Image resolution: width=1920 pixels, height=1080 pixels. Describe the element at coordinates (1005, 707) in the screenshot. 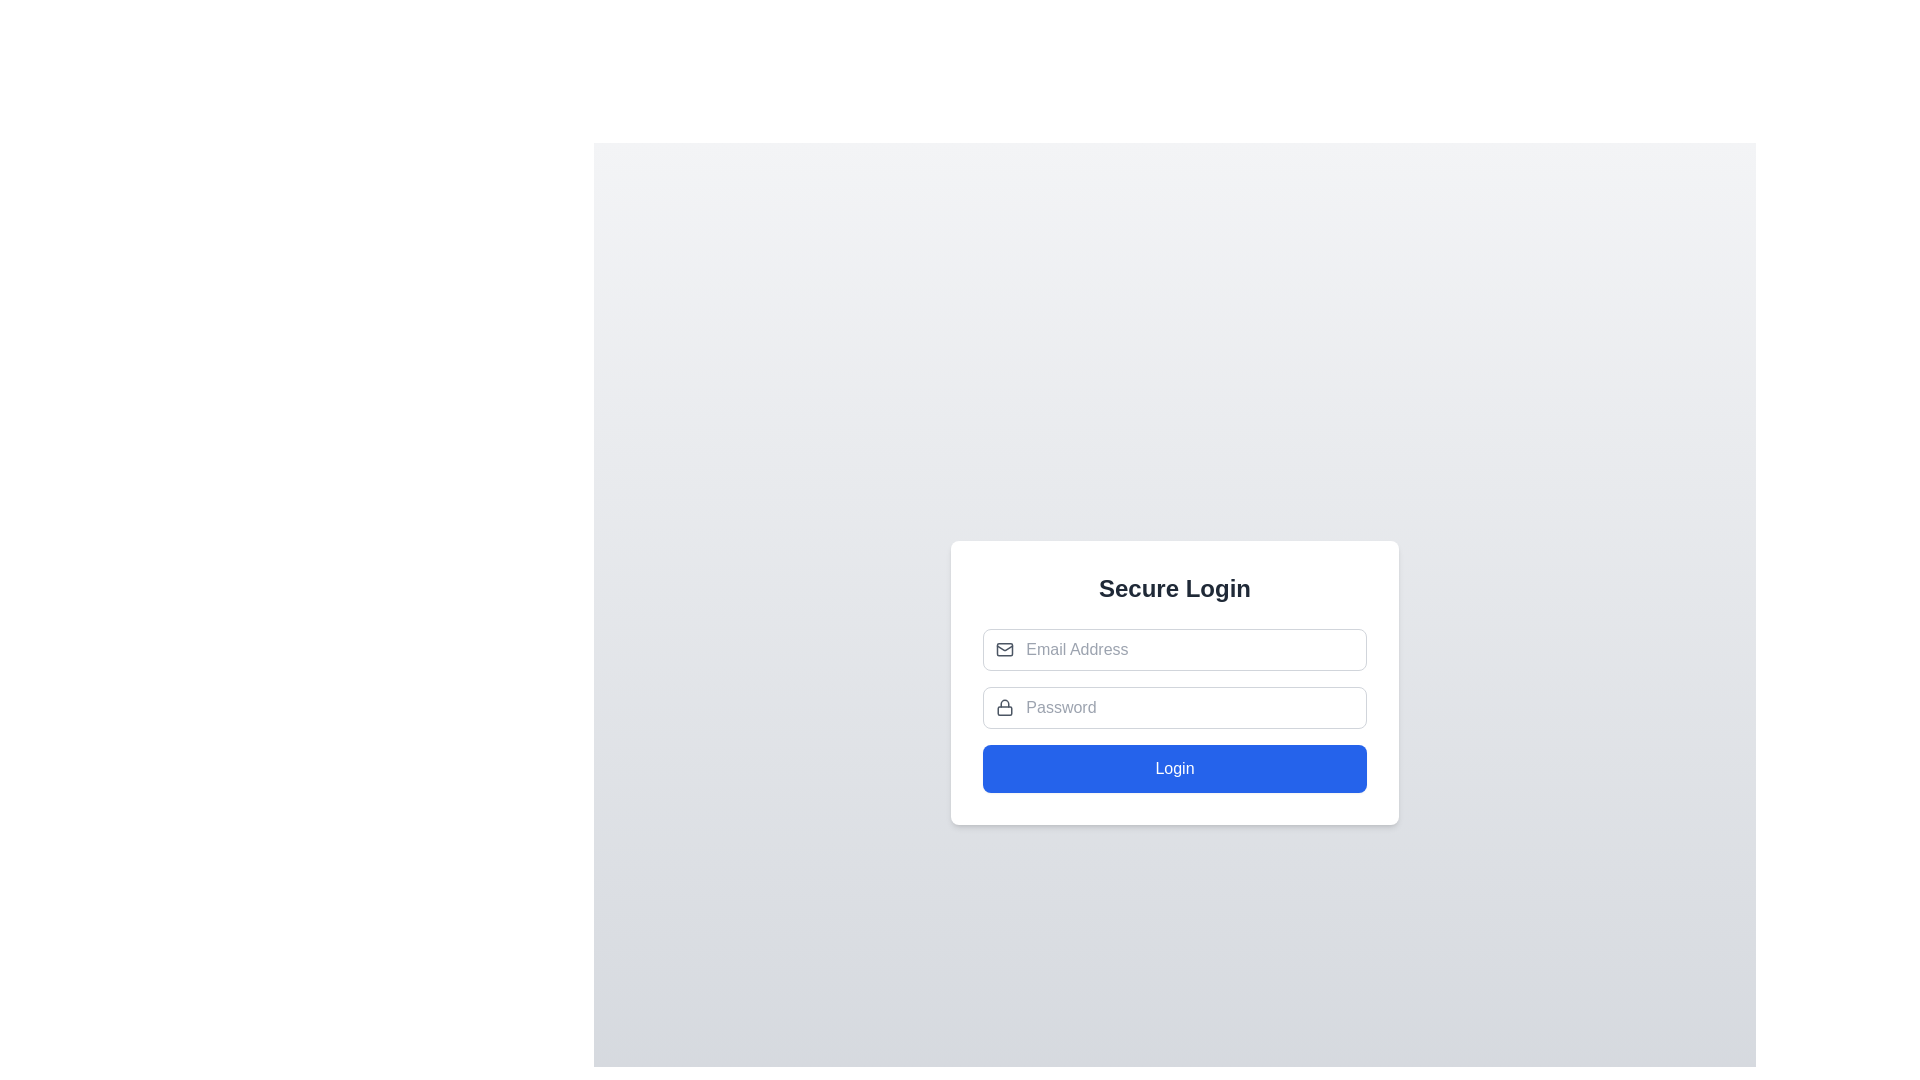

I see `the small gray lock icon located to the left of the 'Password' input field on the login form` at that location.